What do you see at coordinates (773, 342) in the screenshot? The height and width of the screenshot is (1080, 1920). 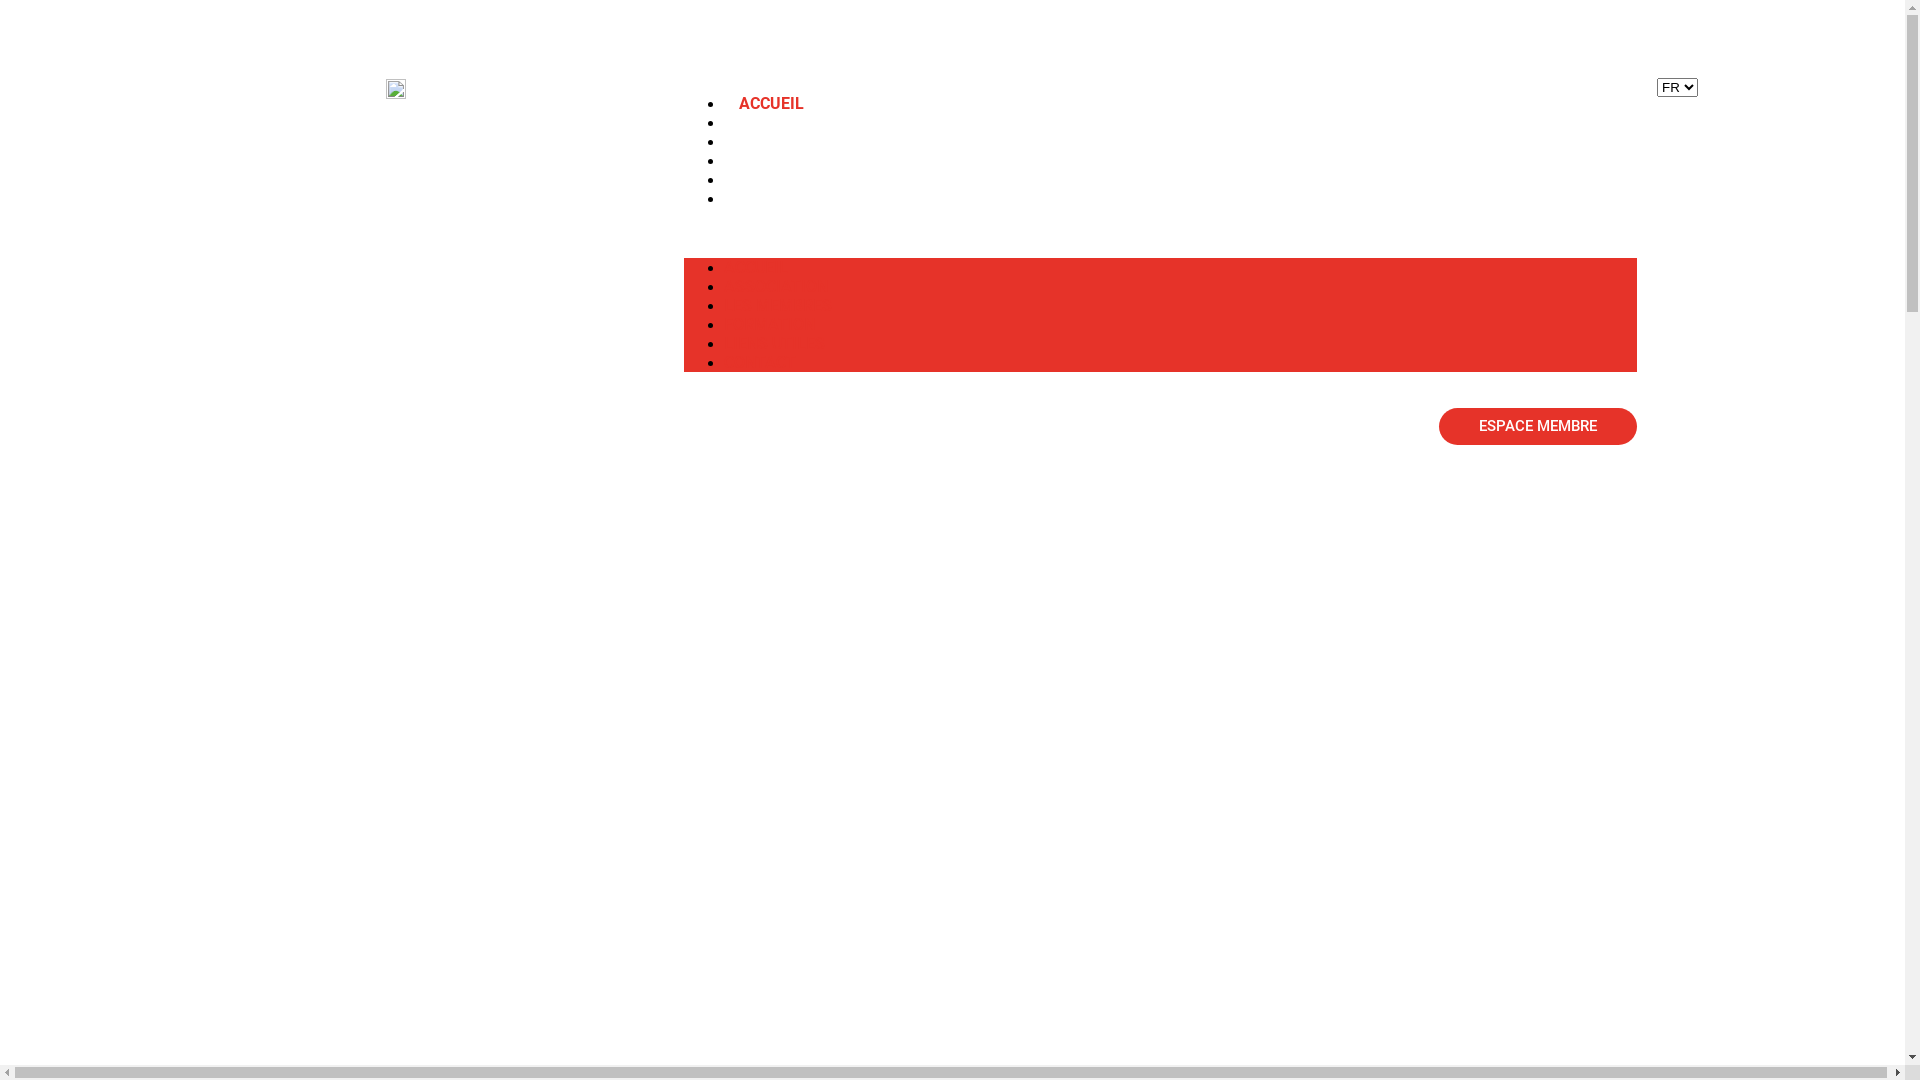 I see `'LIENS UTILES'` at bounding box center [773, 342].